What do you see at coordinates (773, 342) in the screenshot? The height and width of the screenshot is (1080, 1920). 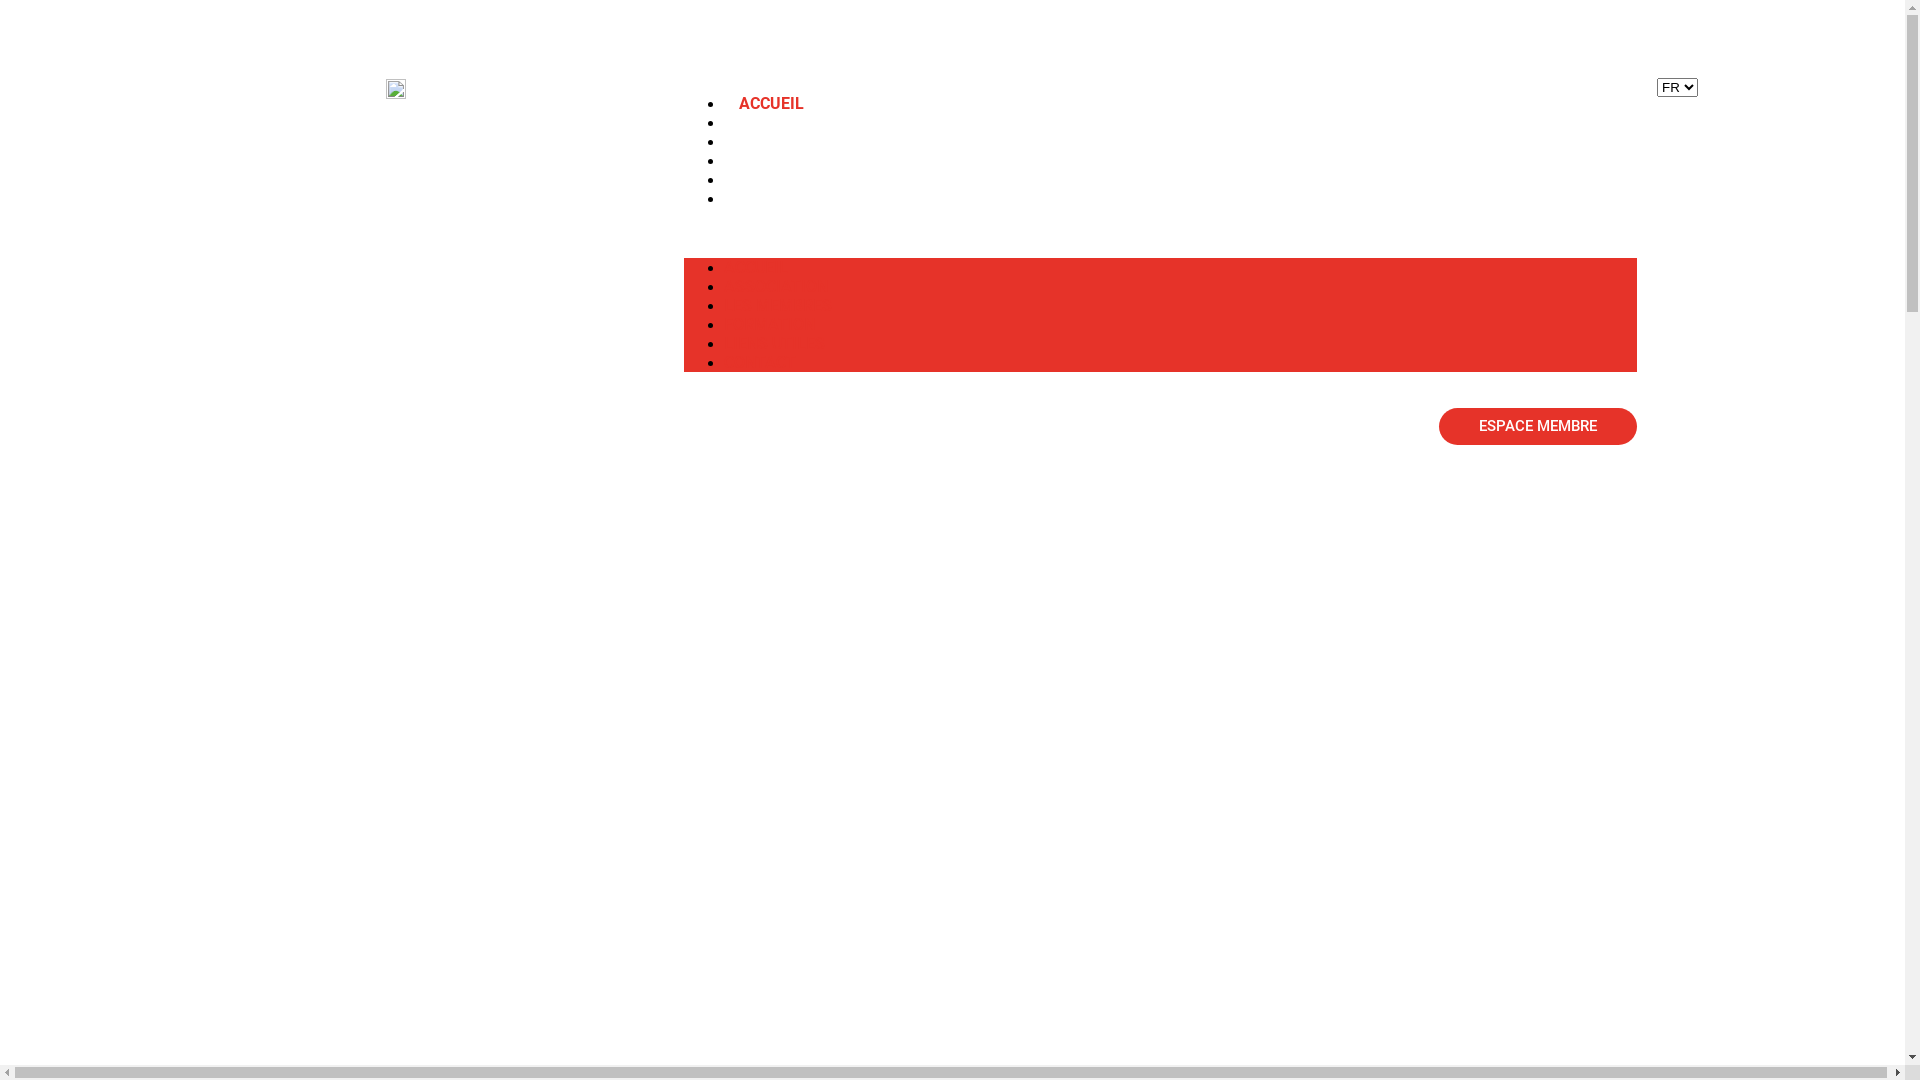 I see `'LIENS UTILES'` at bounding box center [773, 342].